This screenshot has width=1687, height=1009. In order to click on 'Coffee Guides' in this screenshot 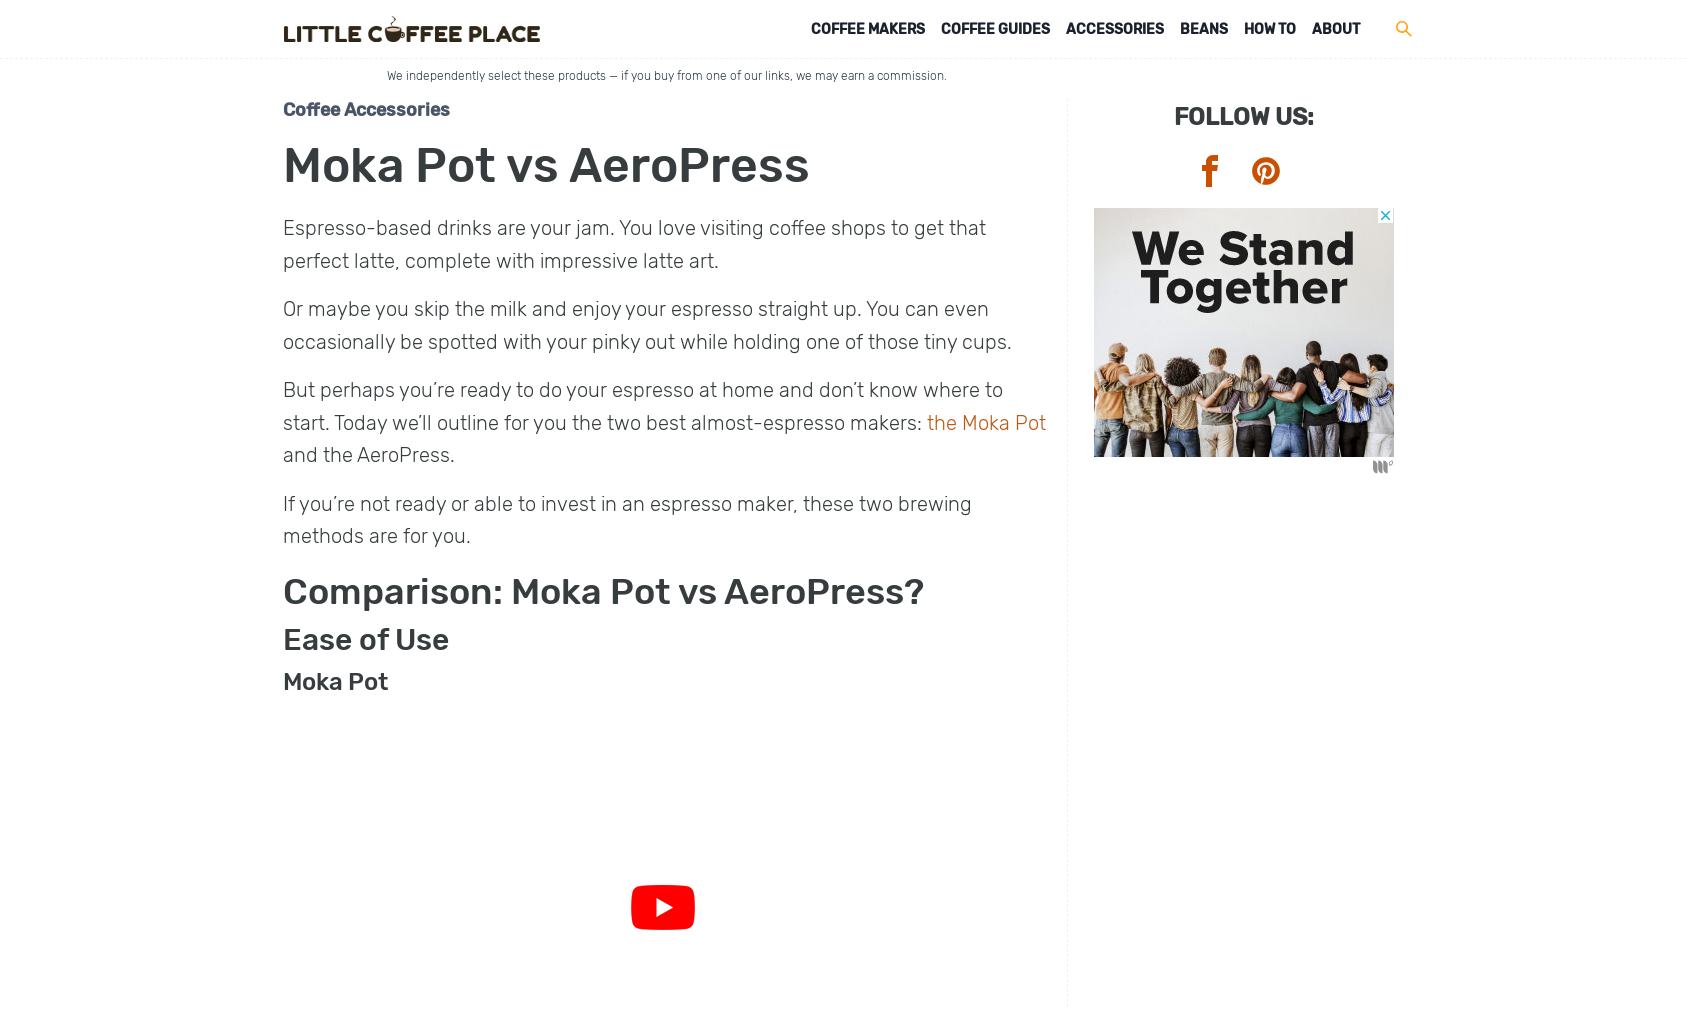, I will do `click(993, 27)`.